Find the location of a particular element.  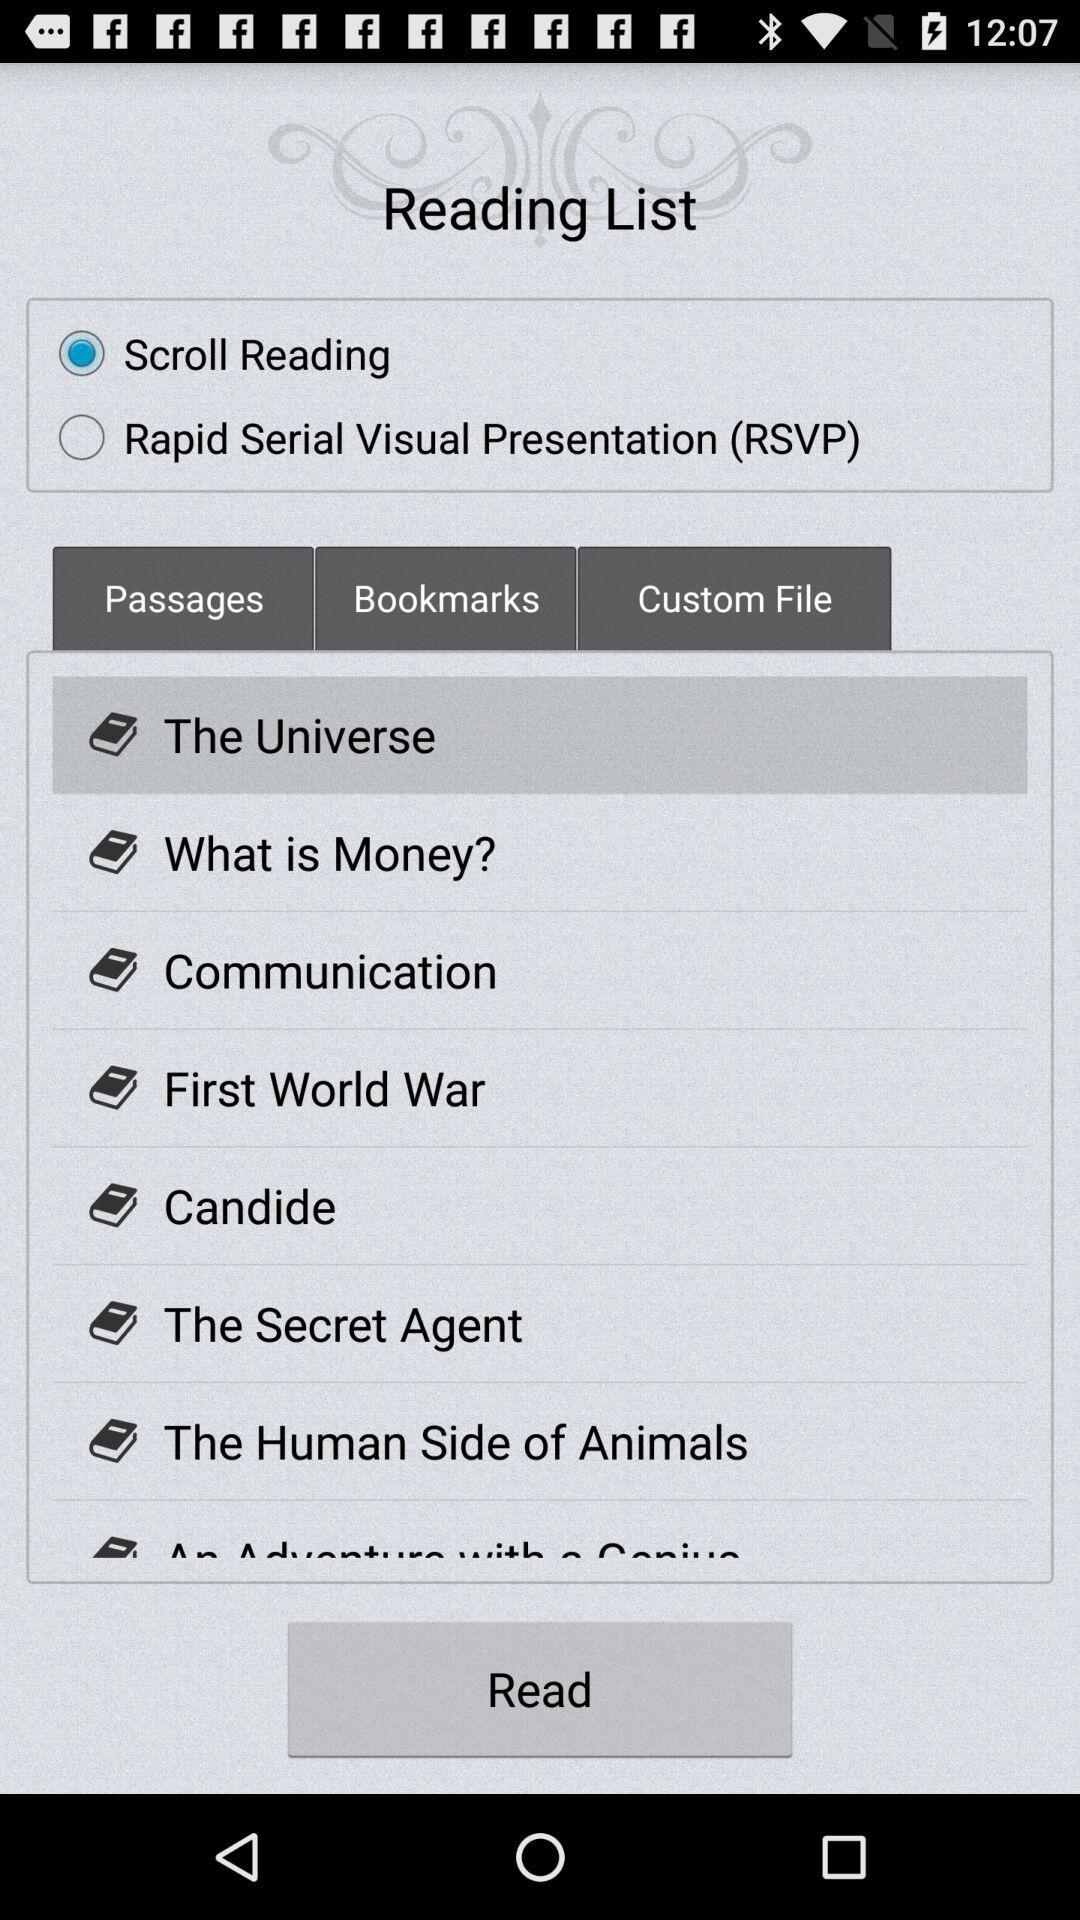

the read icon is located at coordinates (540, 1688).